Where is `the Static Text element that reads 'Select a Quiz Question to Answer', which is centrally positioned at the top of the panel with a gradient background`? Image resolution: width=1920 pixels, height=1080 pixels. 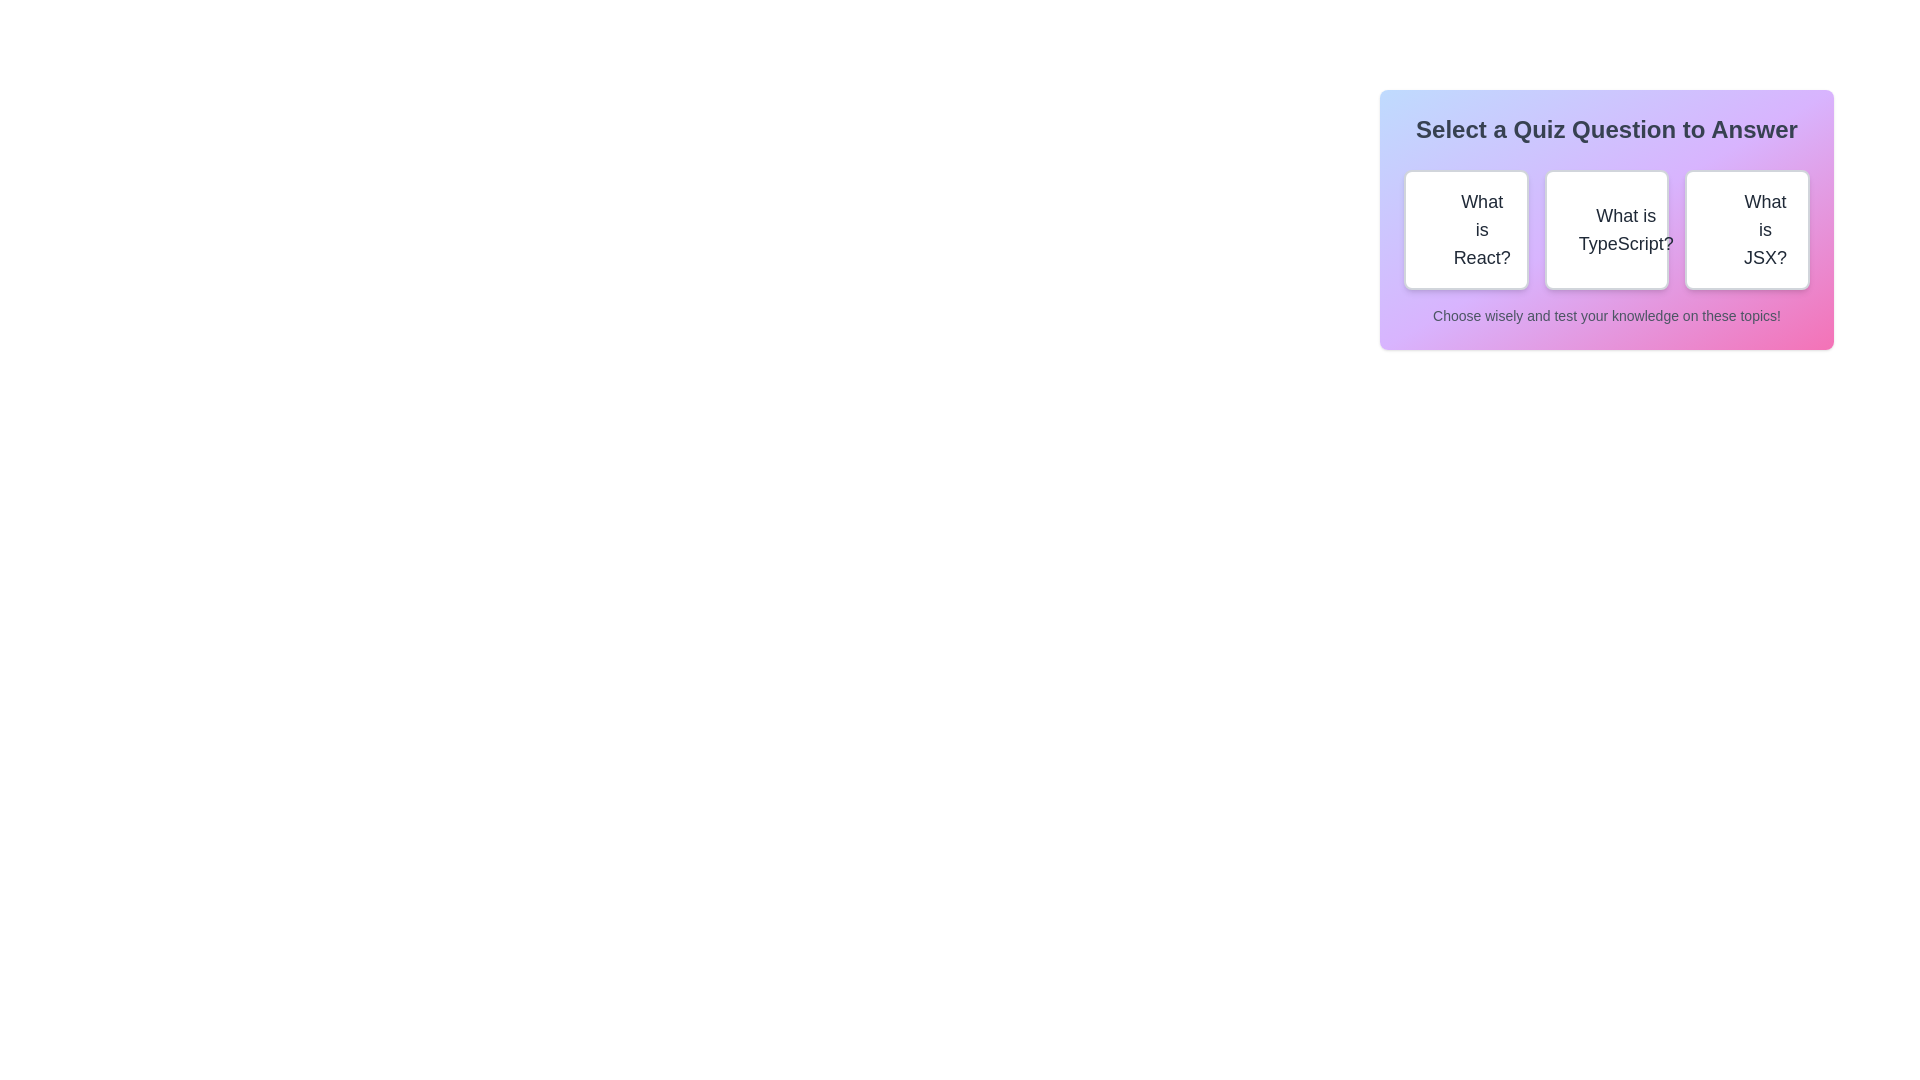 the Static Text element that reads 'Select a Quiz Question to Answer', which is centrally positioned at the top of the panel with a gradient background is located at coordinates (1607, 130).